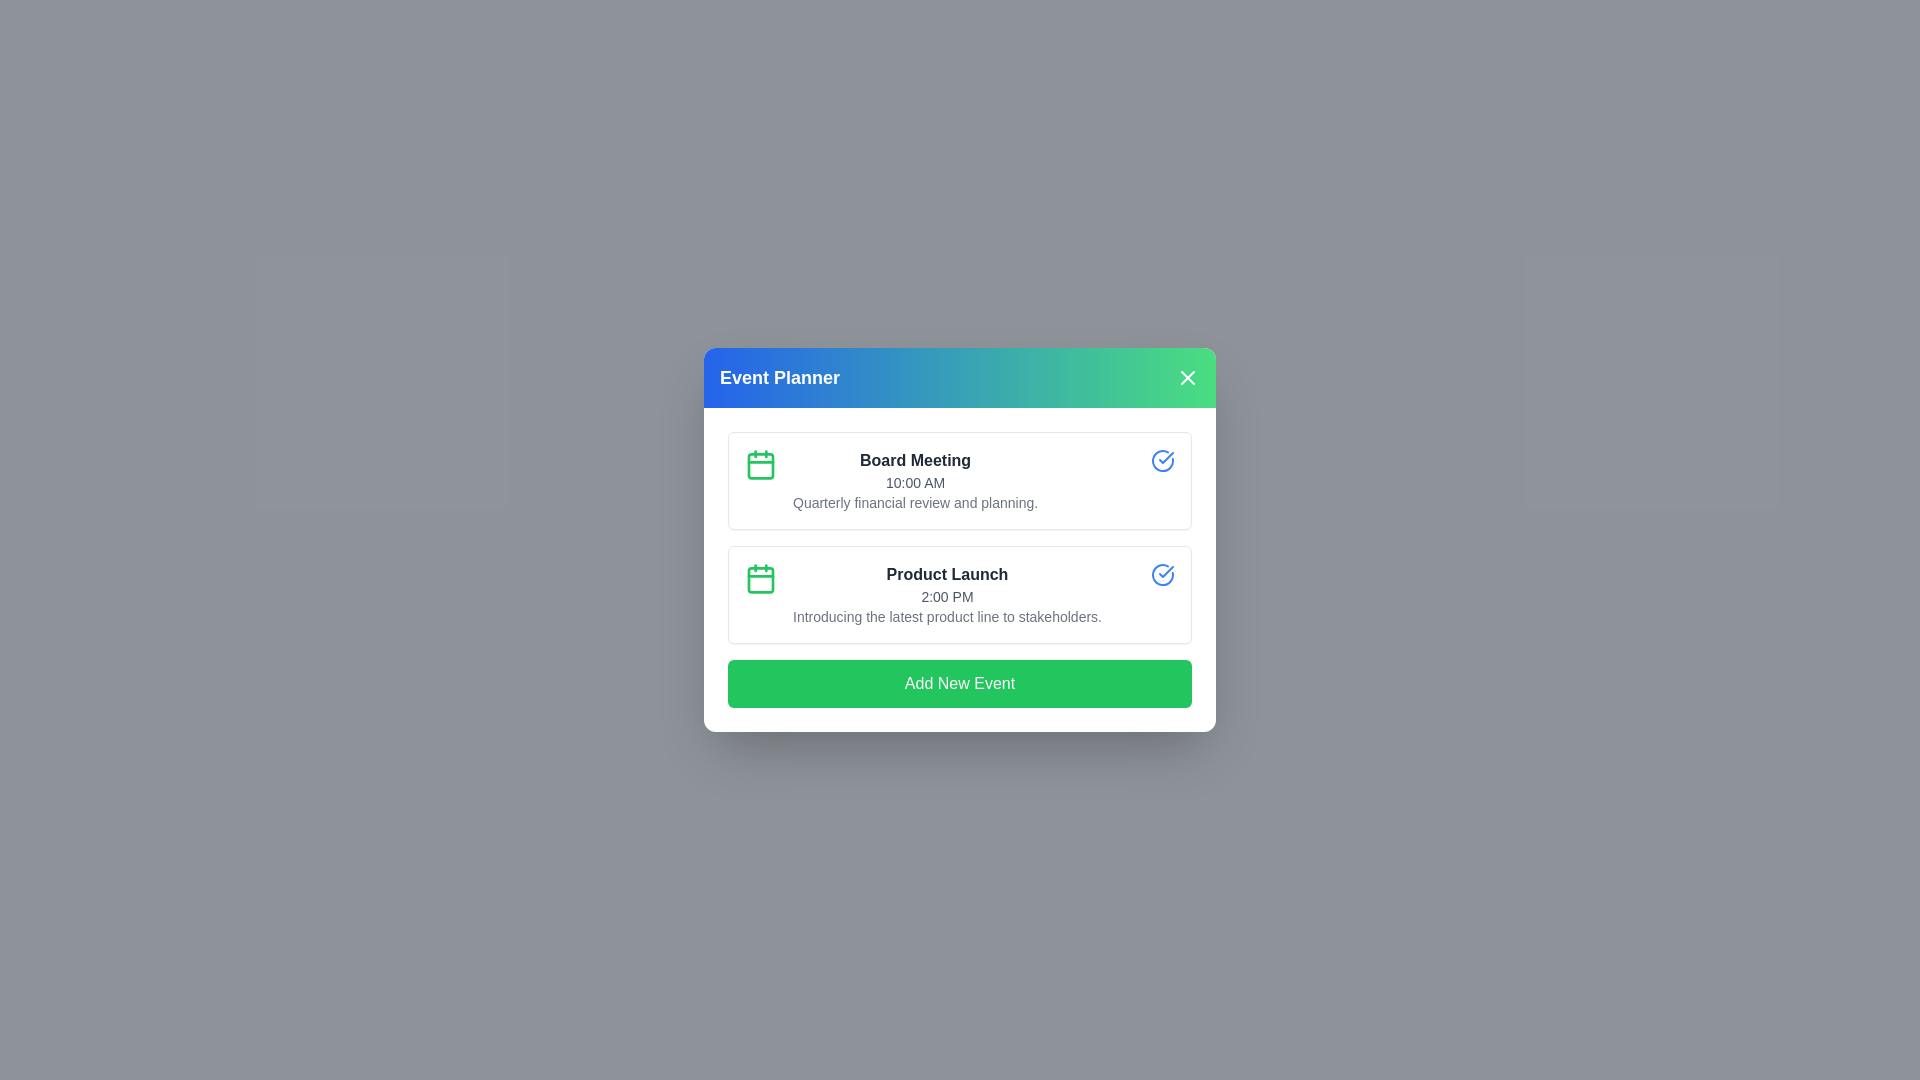 The image size is (1920, 1080). I want to click on the 'Add New Event' button, which is a rectangular button with a green background and white text, located at the bottom of the 'Event Planner' section, so click(960, 682).